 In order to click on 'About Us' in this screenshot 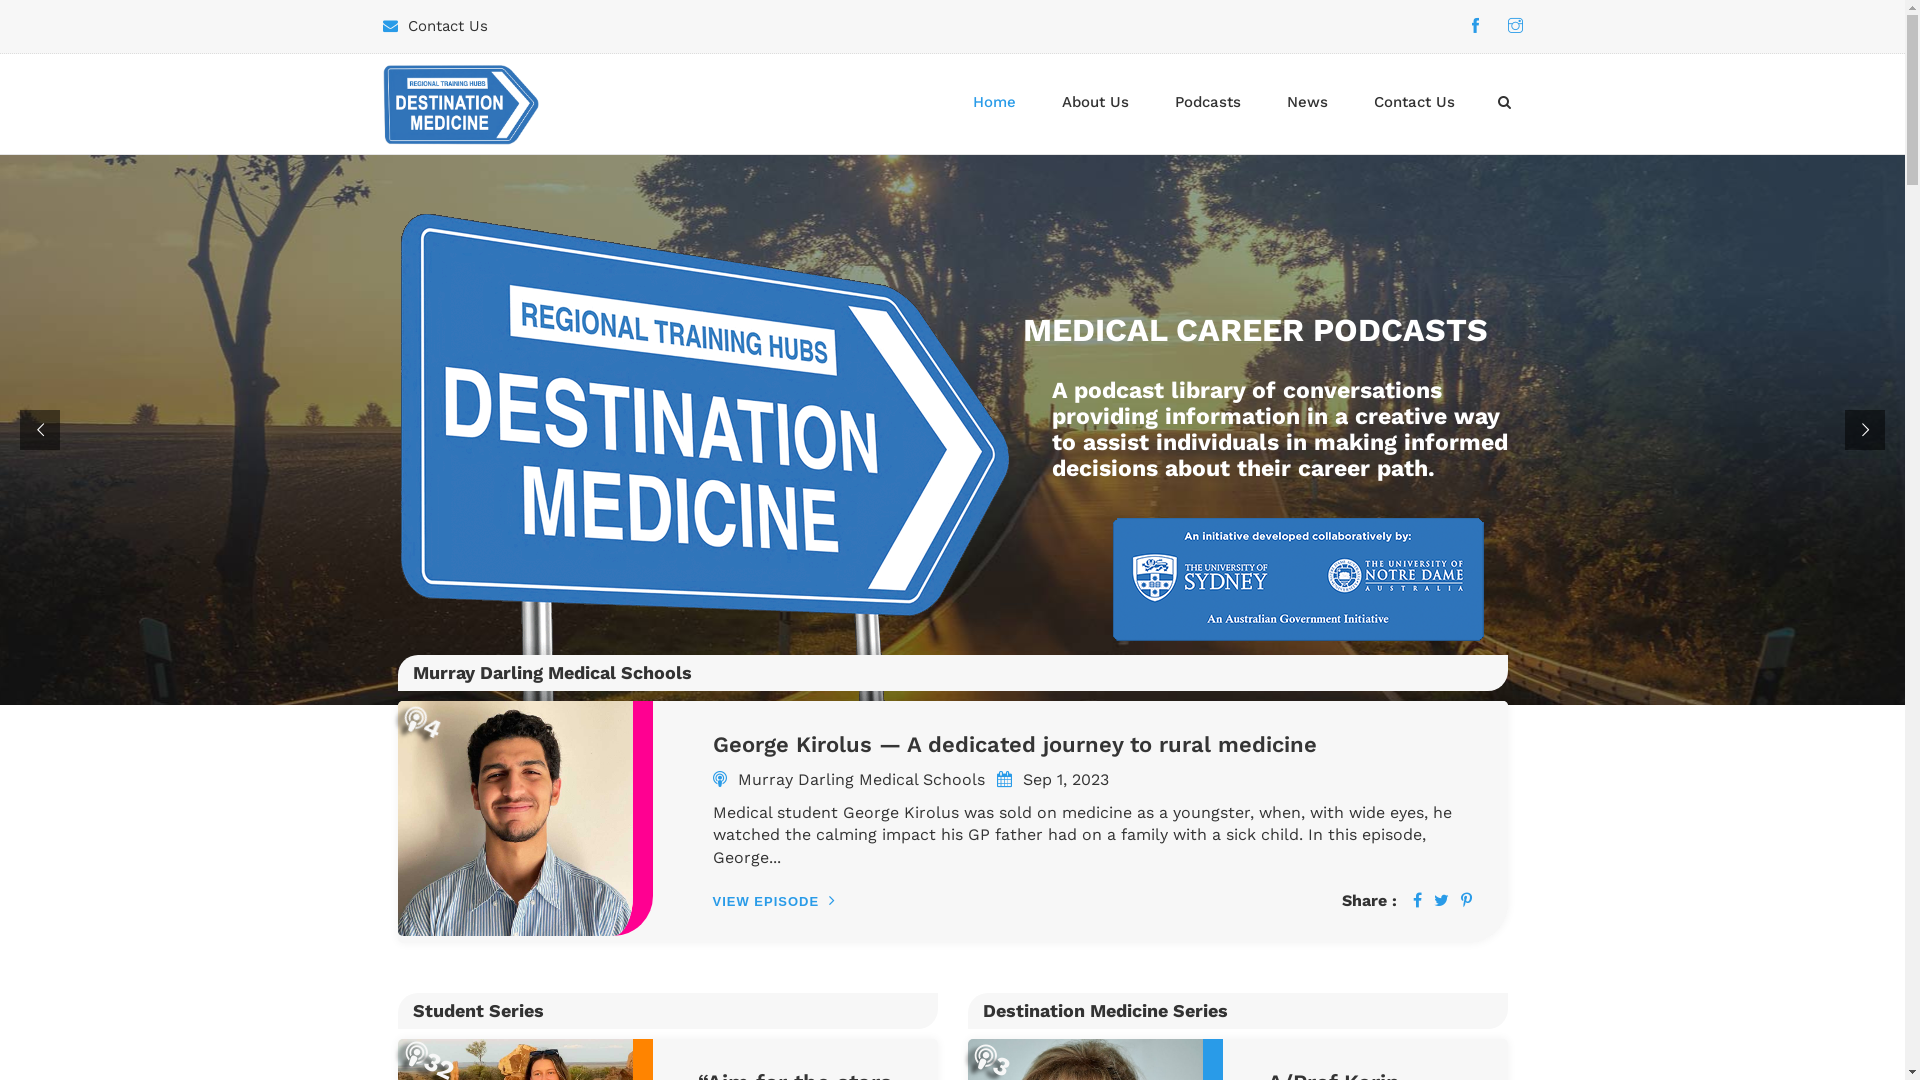, I will do `click(1093, 101)`.